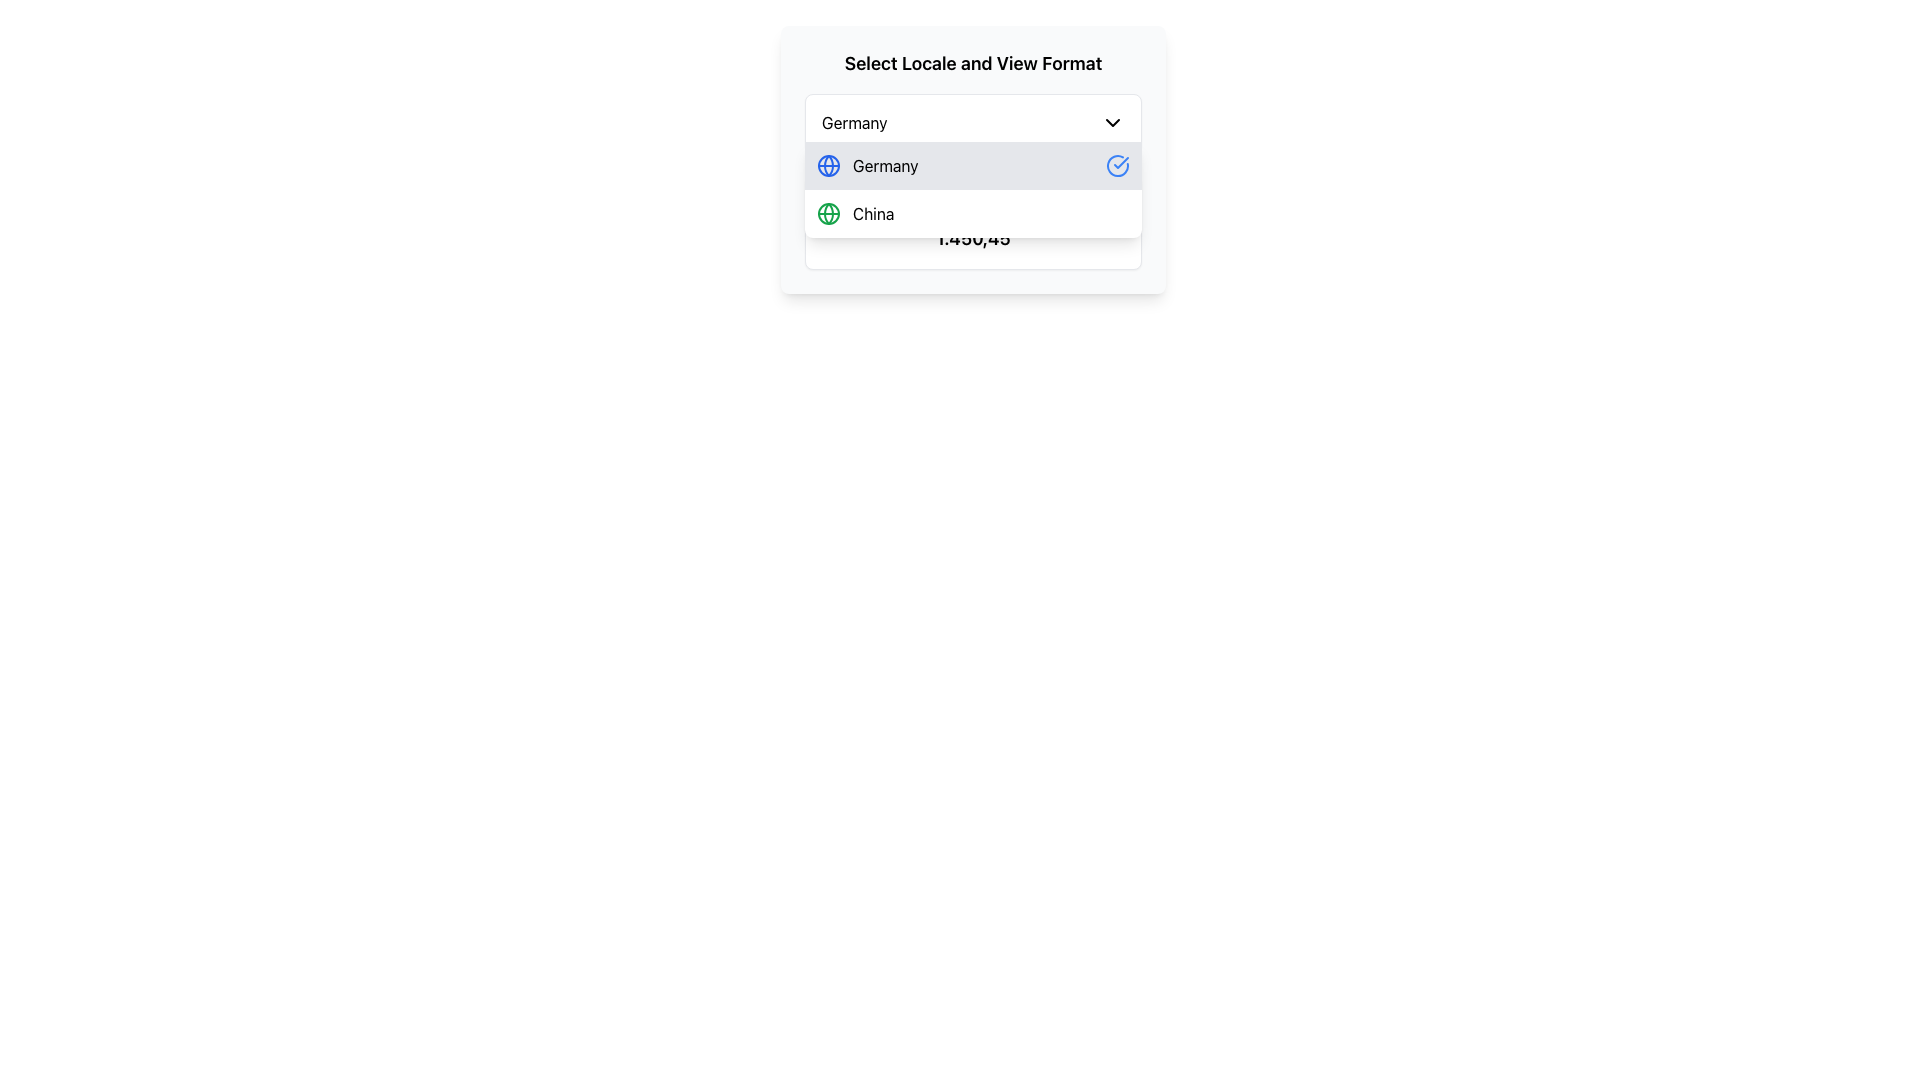 The image size is (1920, 1080). I want to click on the second item in the dropdown menu, so click(973, 189).